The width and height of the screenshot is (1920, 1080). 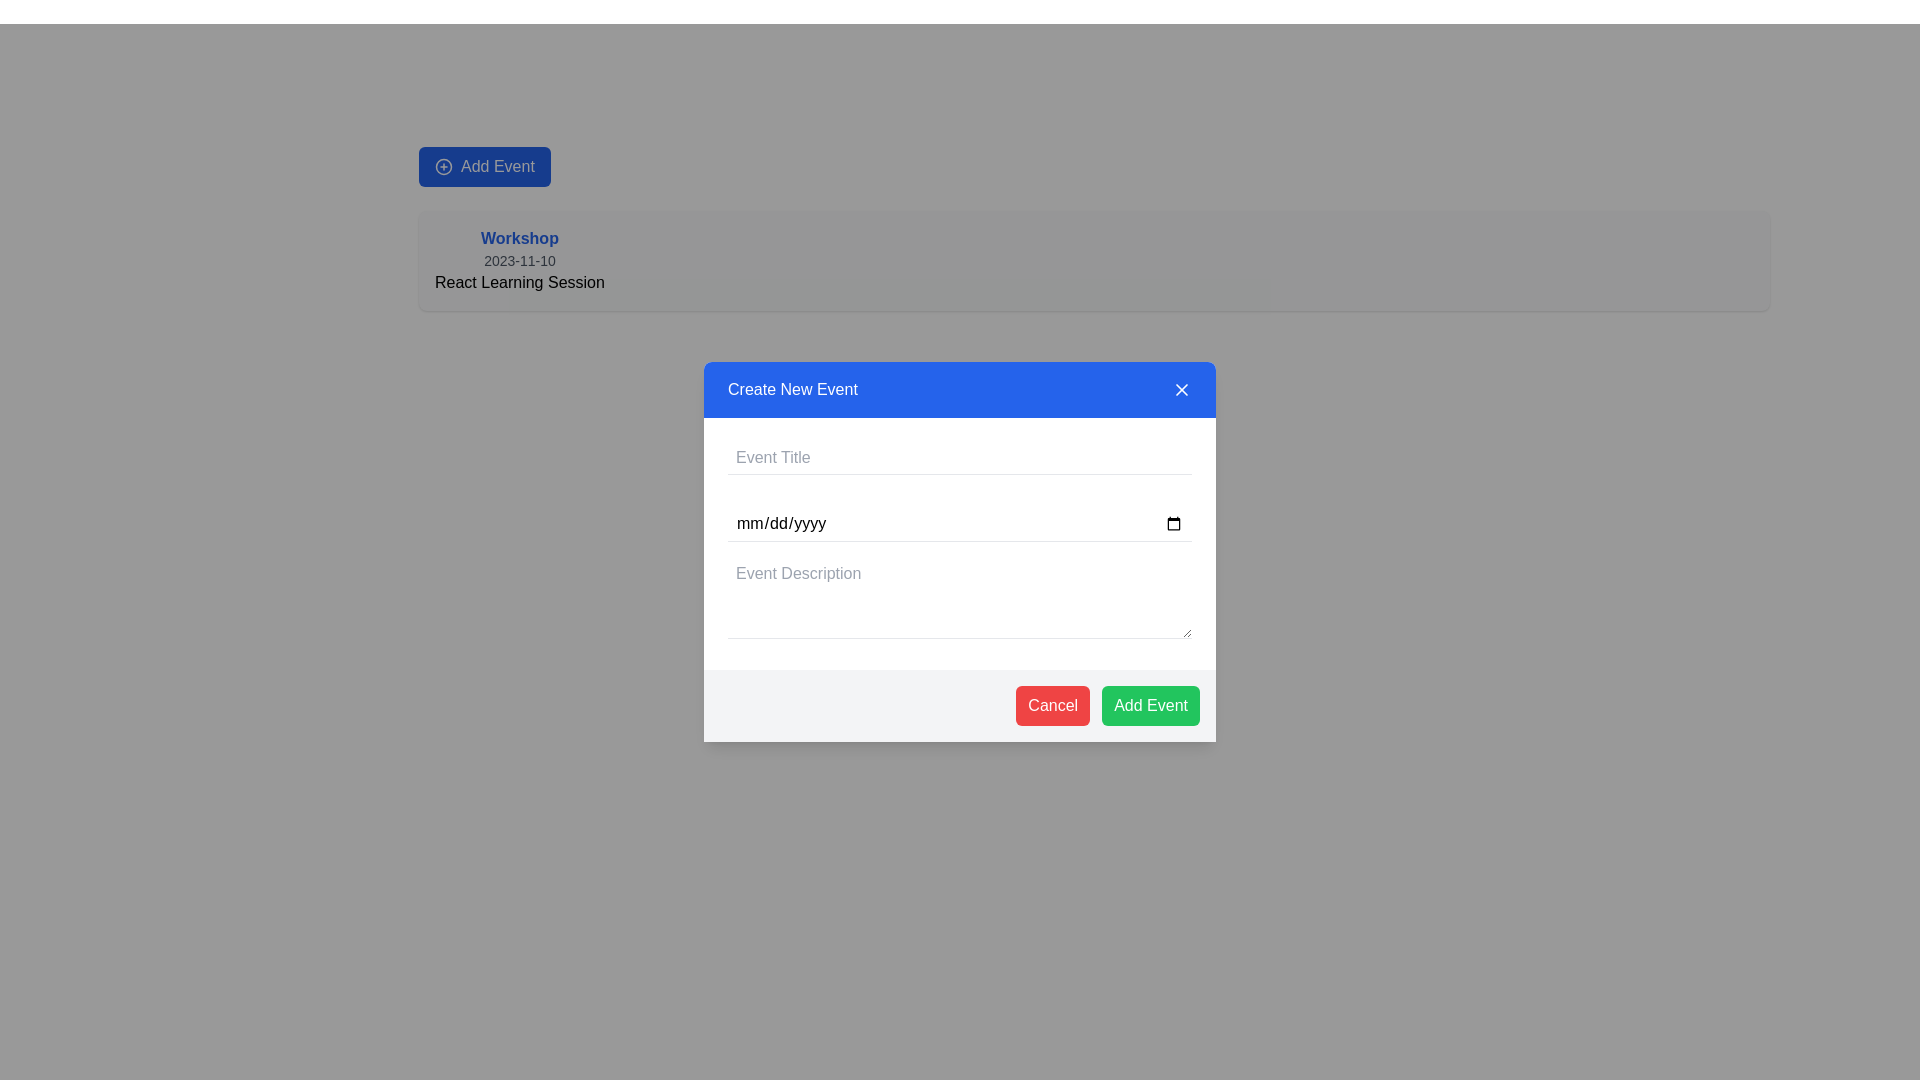 What do you see at coordinates (443, 165) in the screenshot?
I see `the circular plus icon, which is the leftmost element within the 'Add Event' button, styled in SVG format` at bounding box center [443, 165].